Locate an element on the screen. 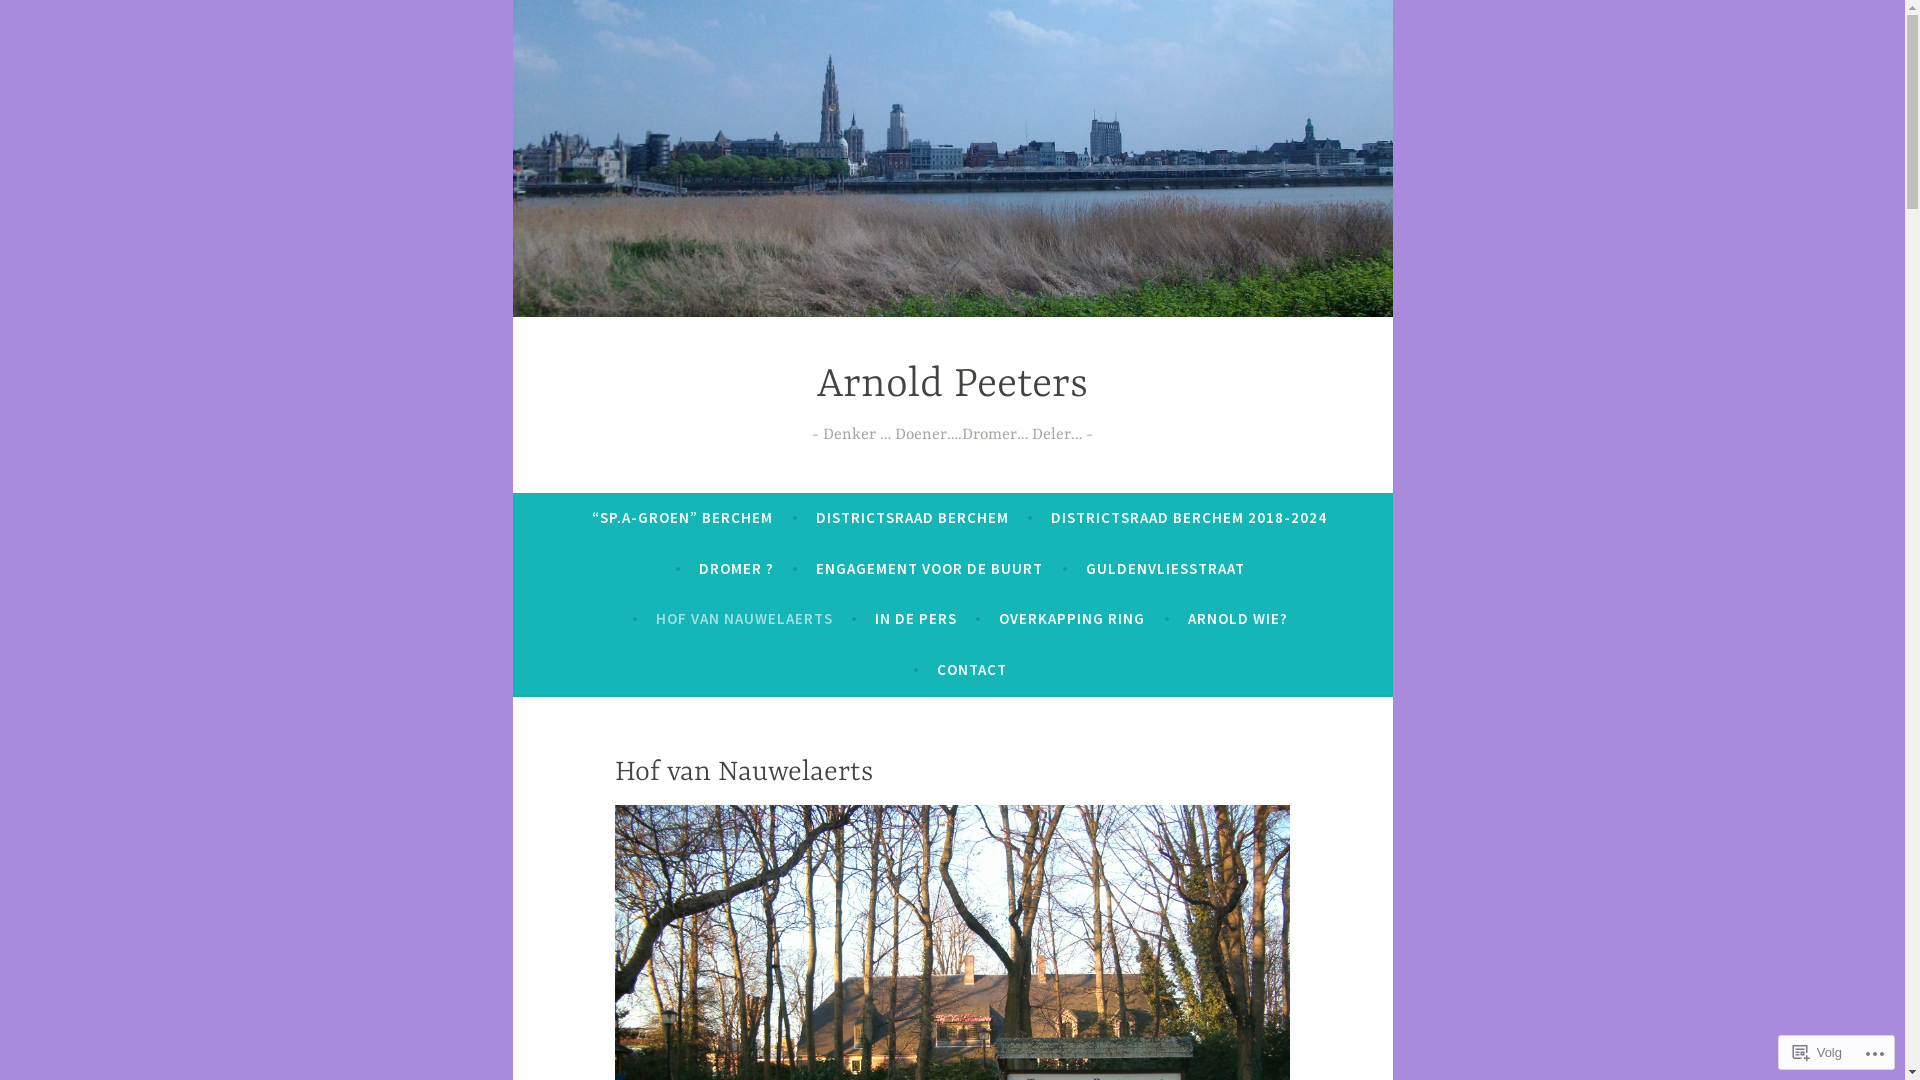 The height and width of the screenshot is (1080, 1920). 'IN DE PERS' is located at coordinates (915, 617).